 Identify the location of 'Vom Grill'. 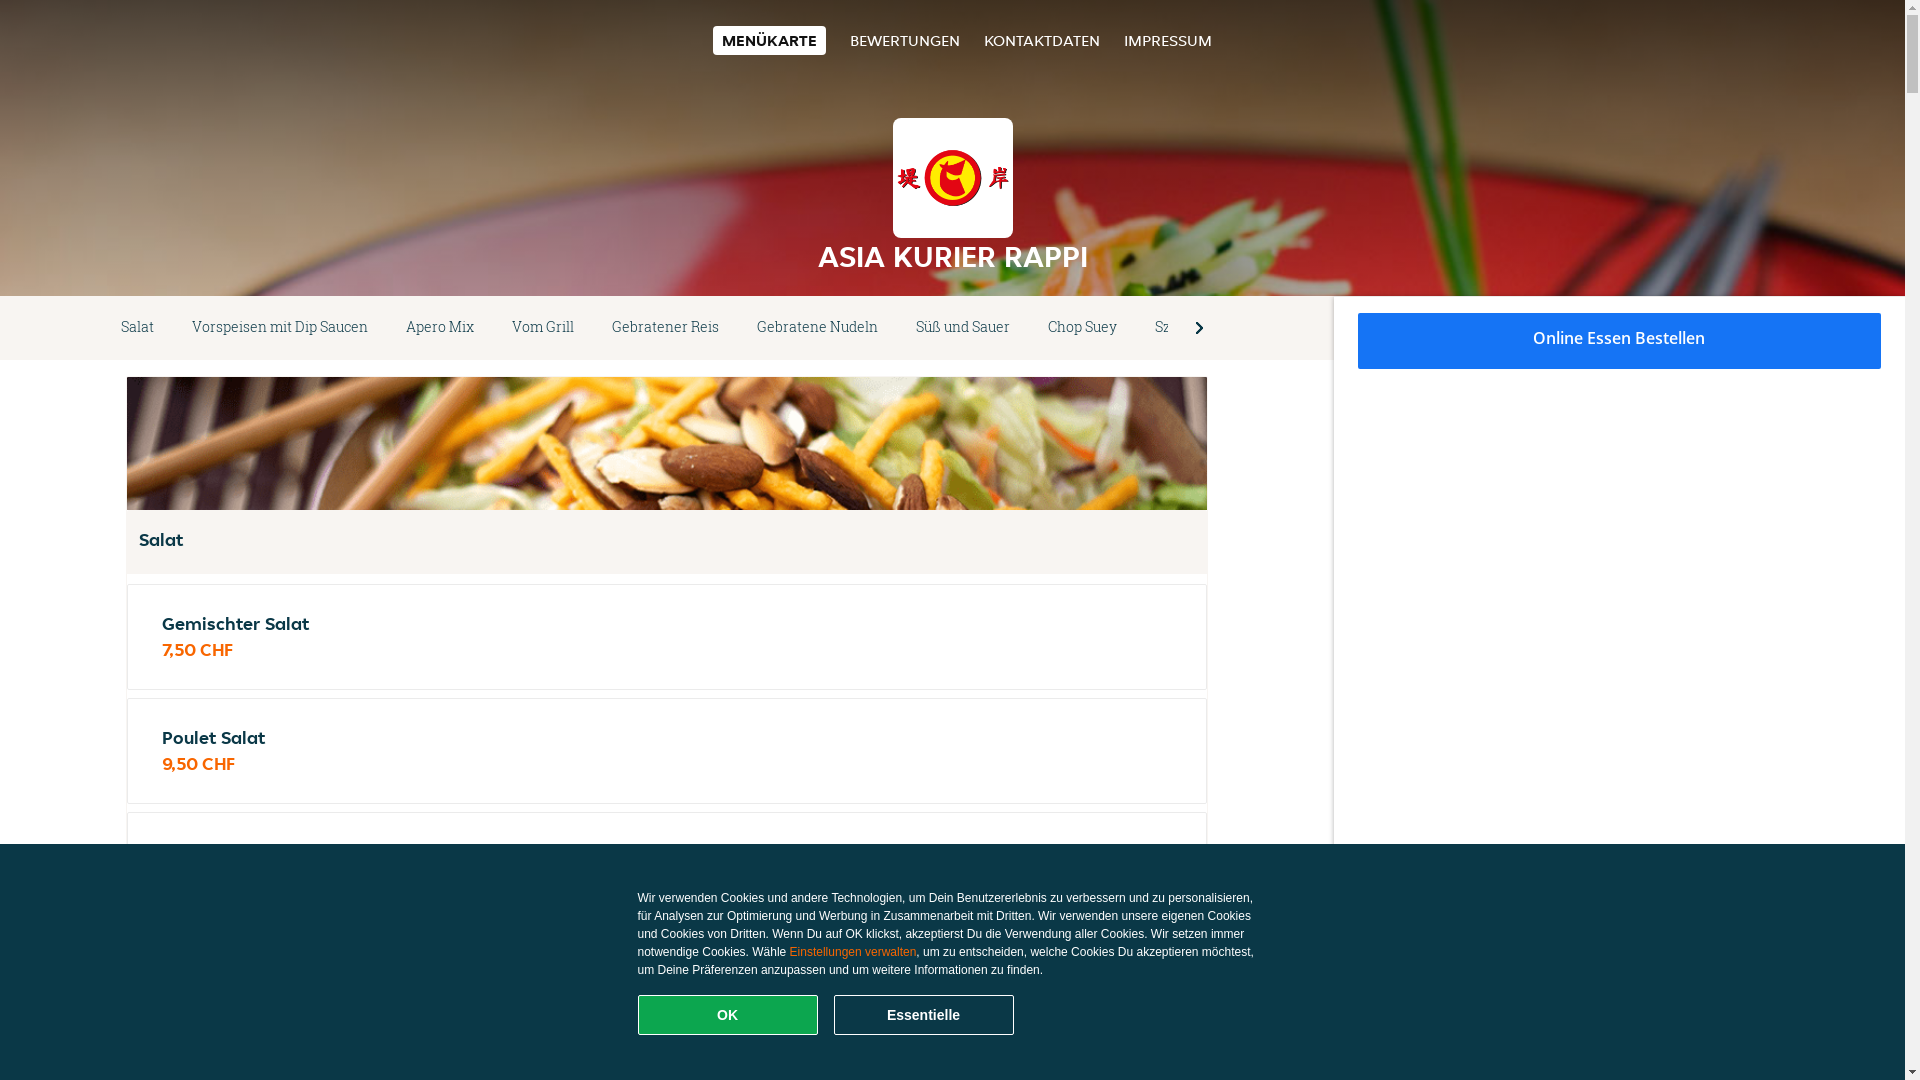
(542, 326).